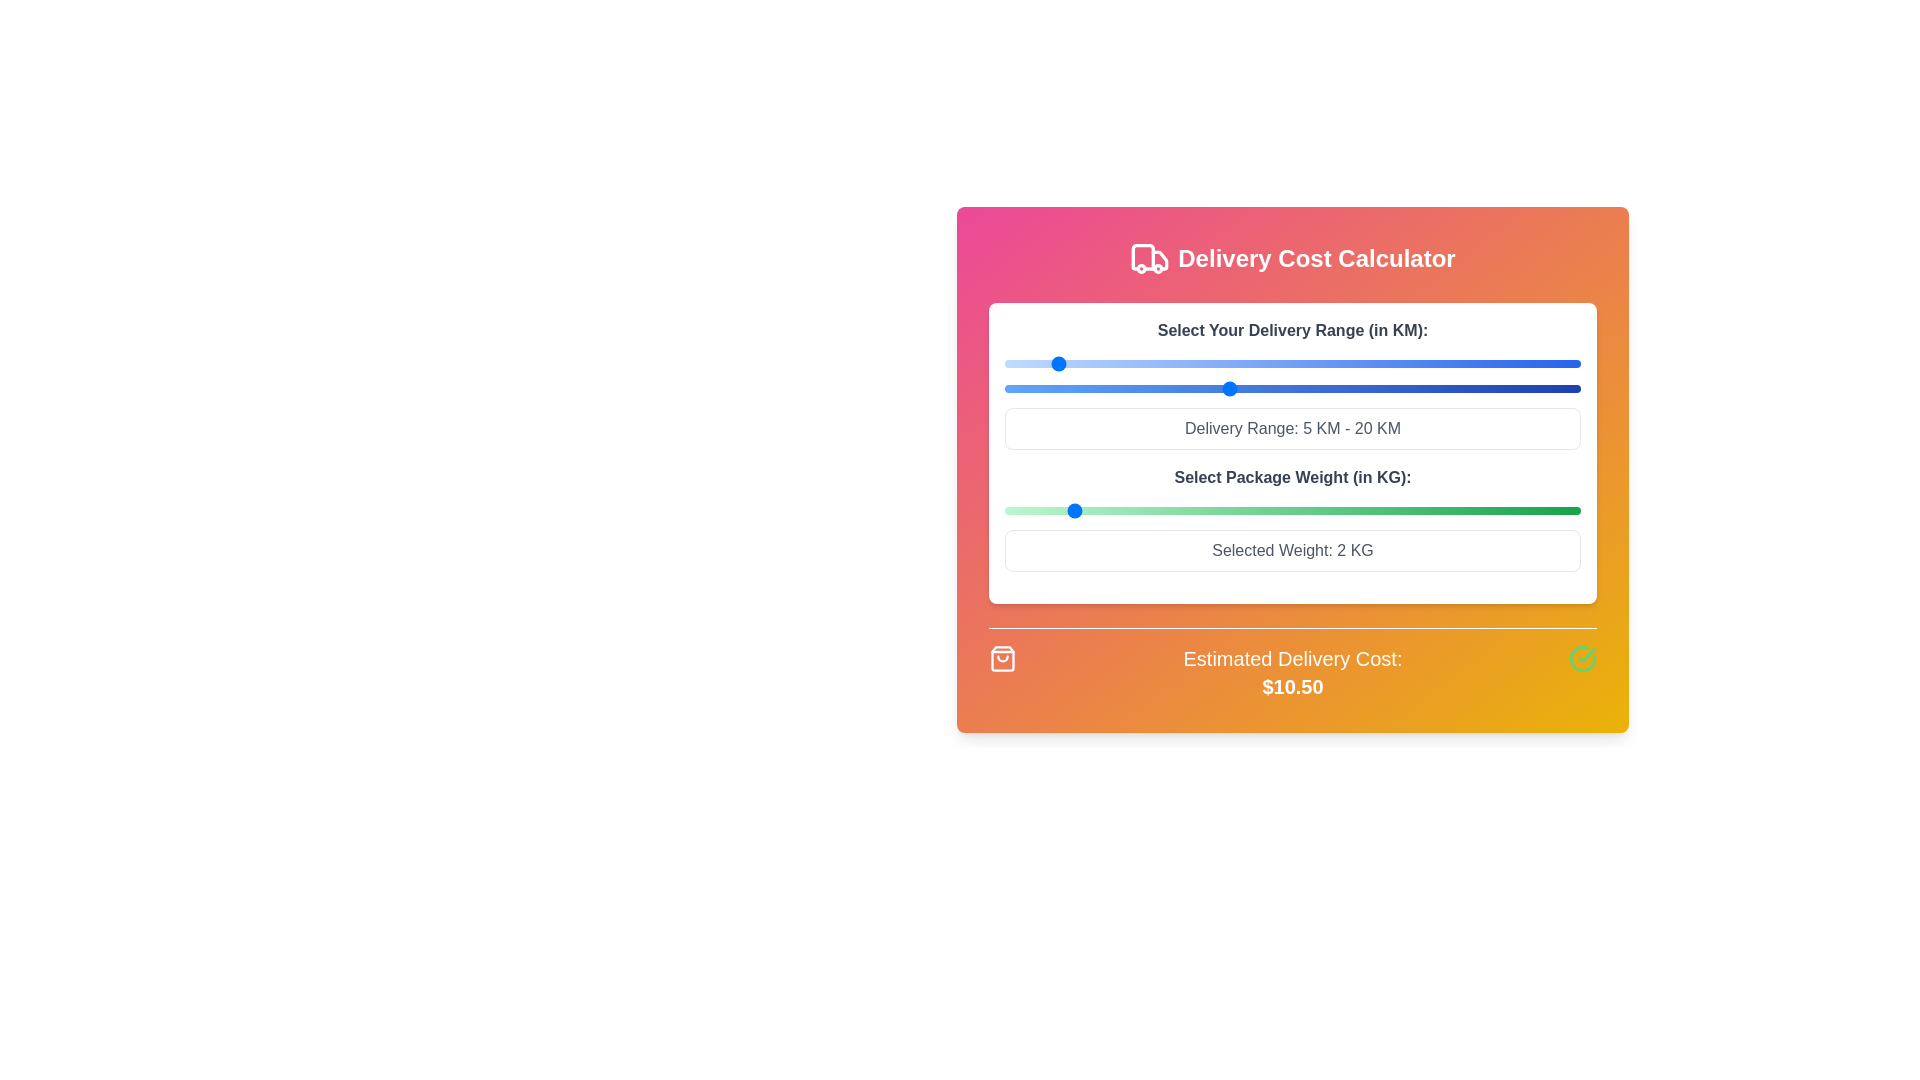 The height and width of the screenshot is (1080, 1920). I want to click on the delivery range, so click(1203, 363).